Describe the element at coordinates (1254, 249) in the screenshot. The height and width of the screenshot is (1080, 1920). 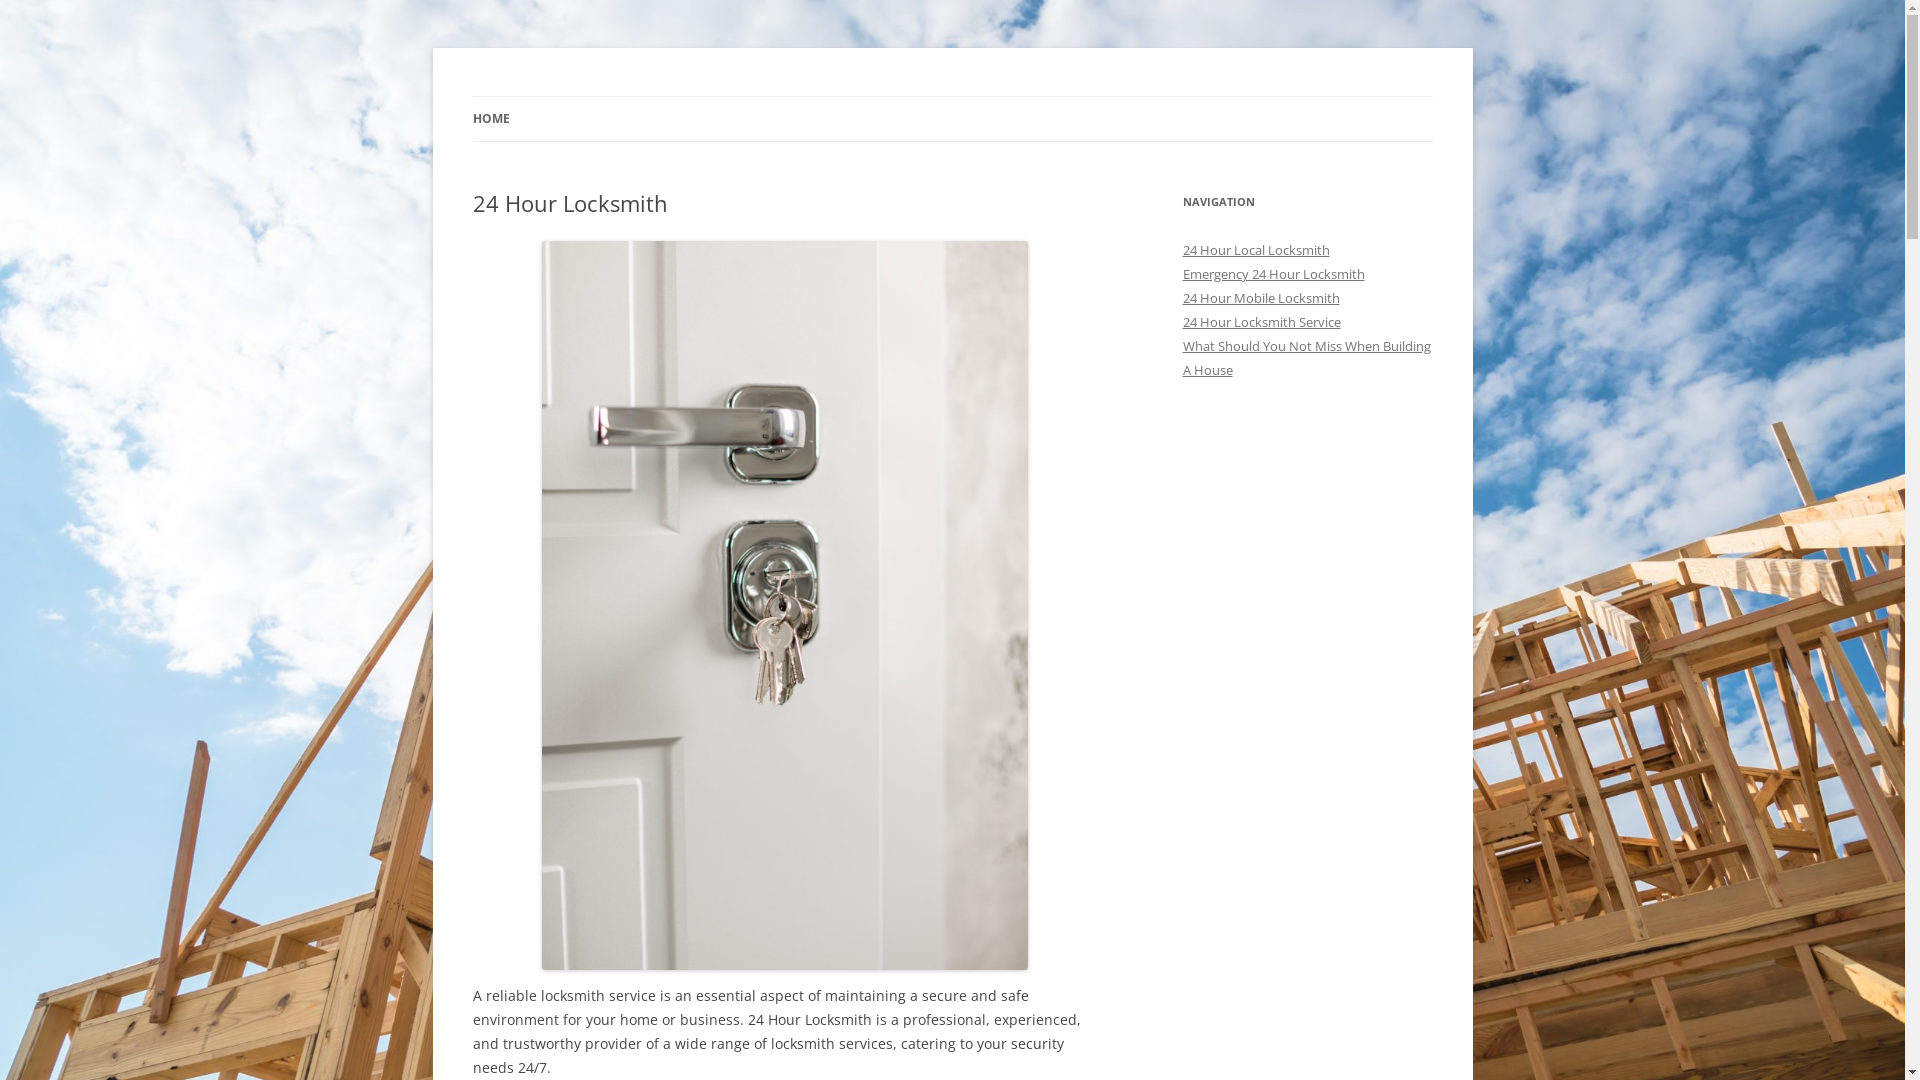
I see `'24 Hour Local Locksmith'` at that location.